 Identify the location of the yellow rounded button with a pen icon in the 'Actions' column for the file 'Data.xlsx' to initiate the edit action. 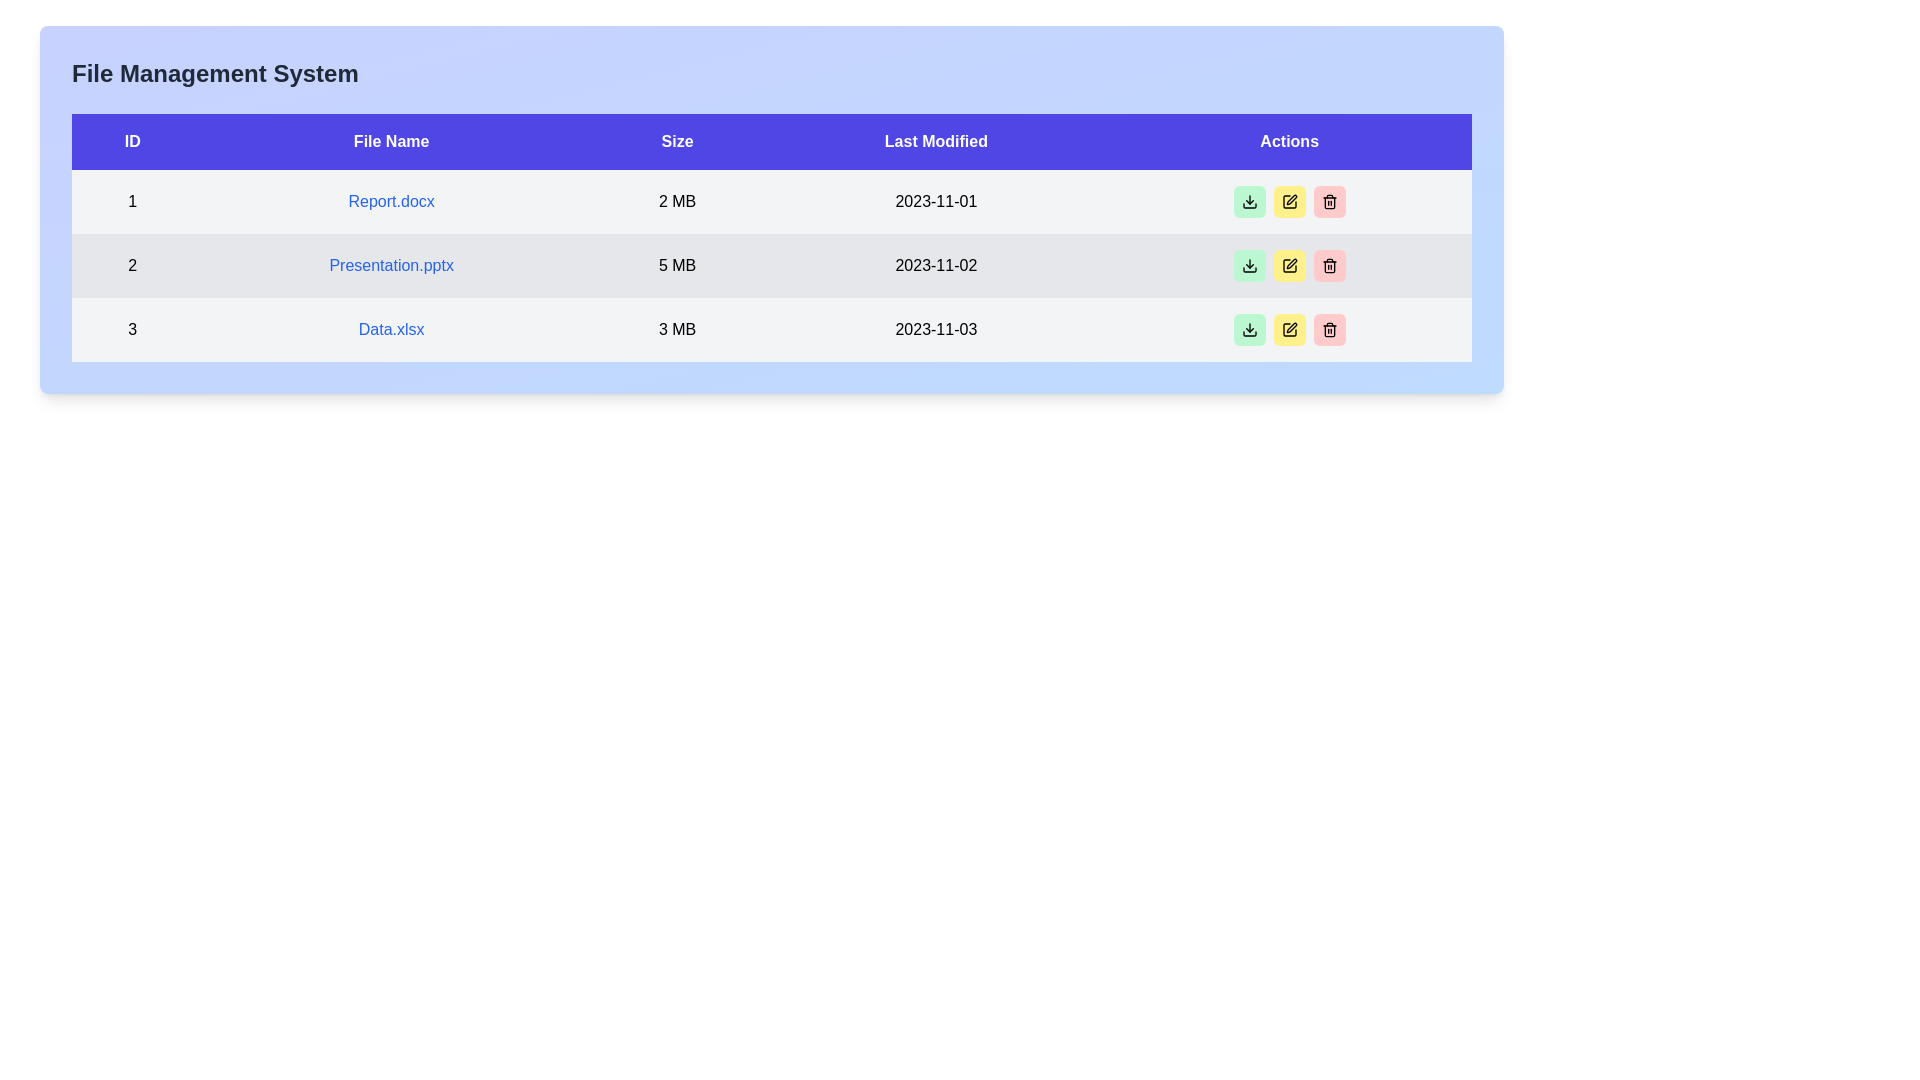
(1289, 329).